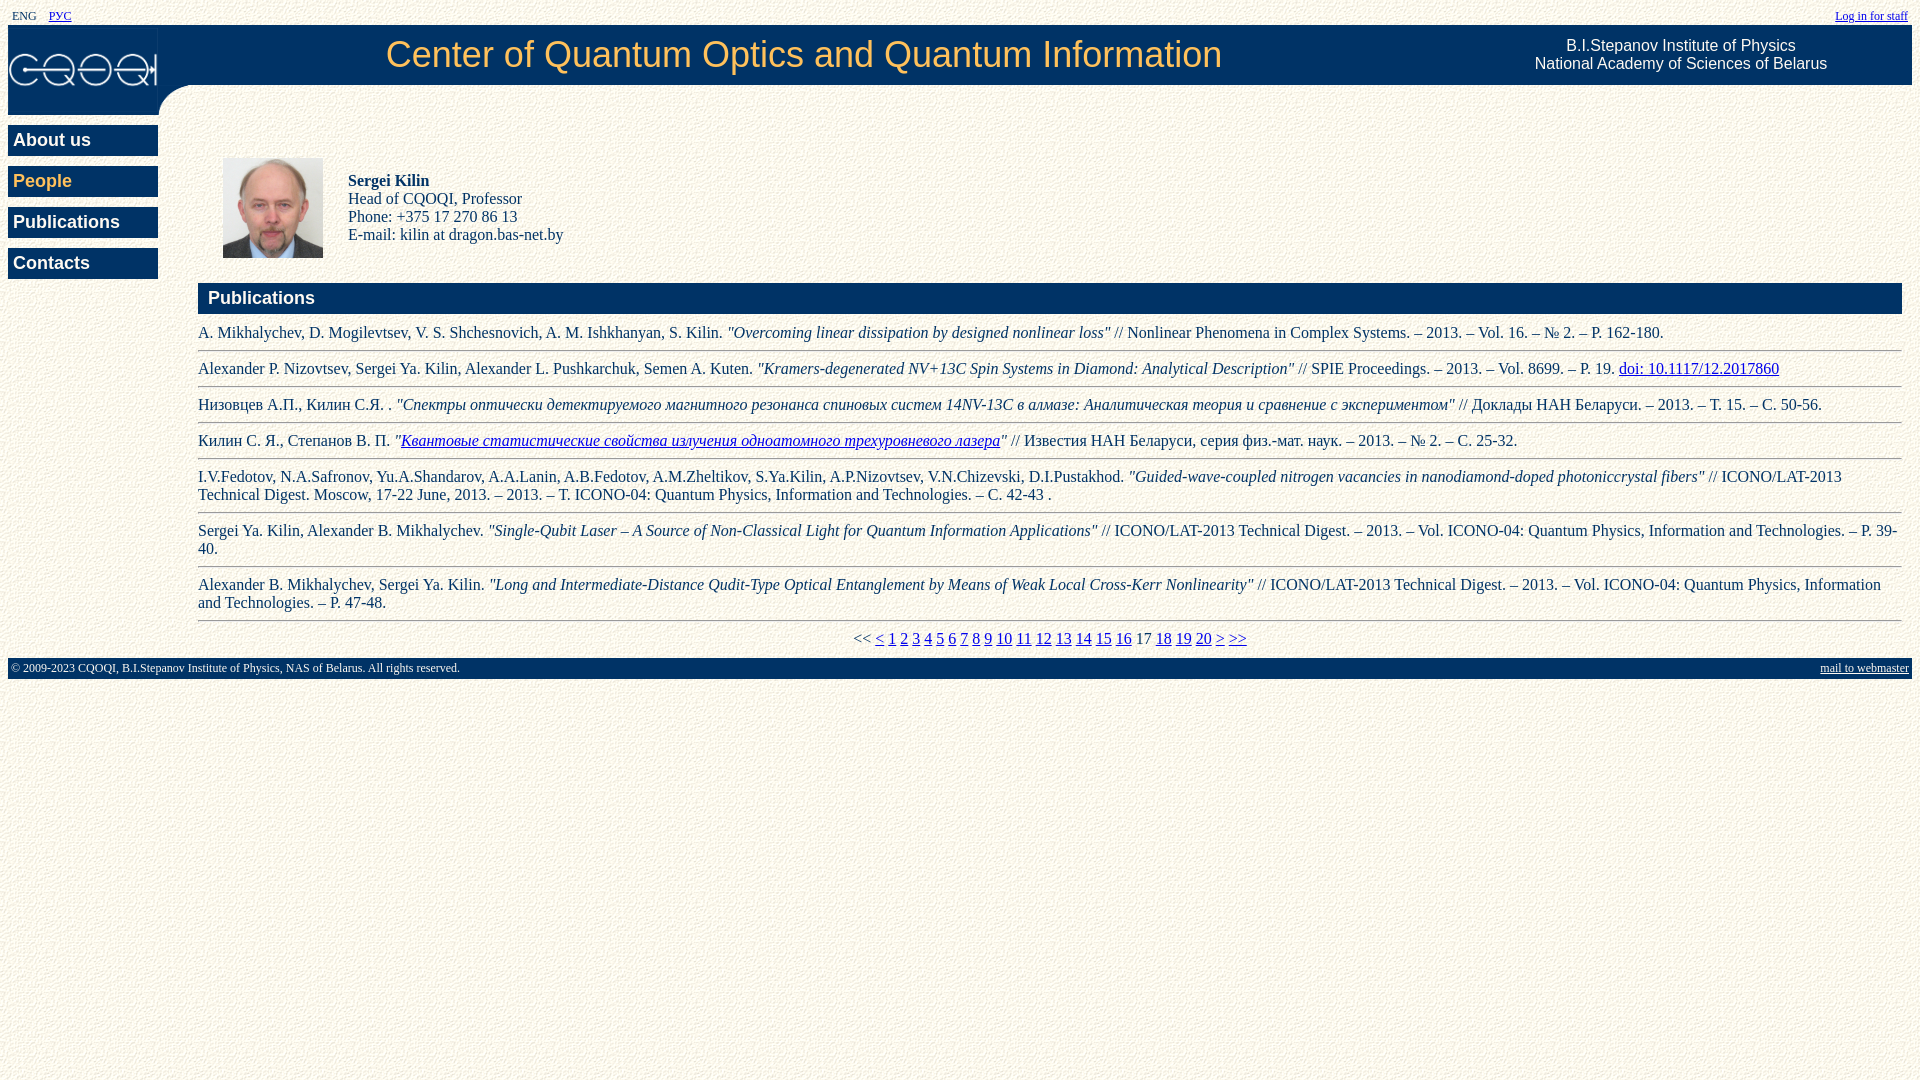  What do you see at coordinates (1083, 638) in the screenshot?
I see `'14'` at bounding box center [1083, 638].